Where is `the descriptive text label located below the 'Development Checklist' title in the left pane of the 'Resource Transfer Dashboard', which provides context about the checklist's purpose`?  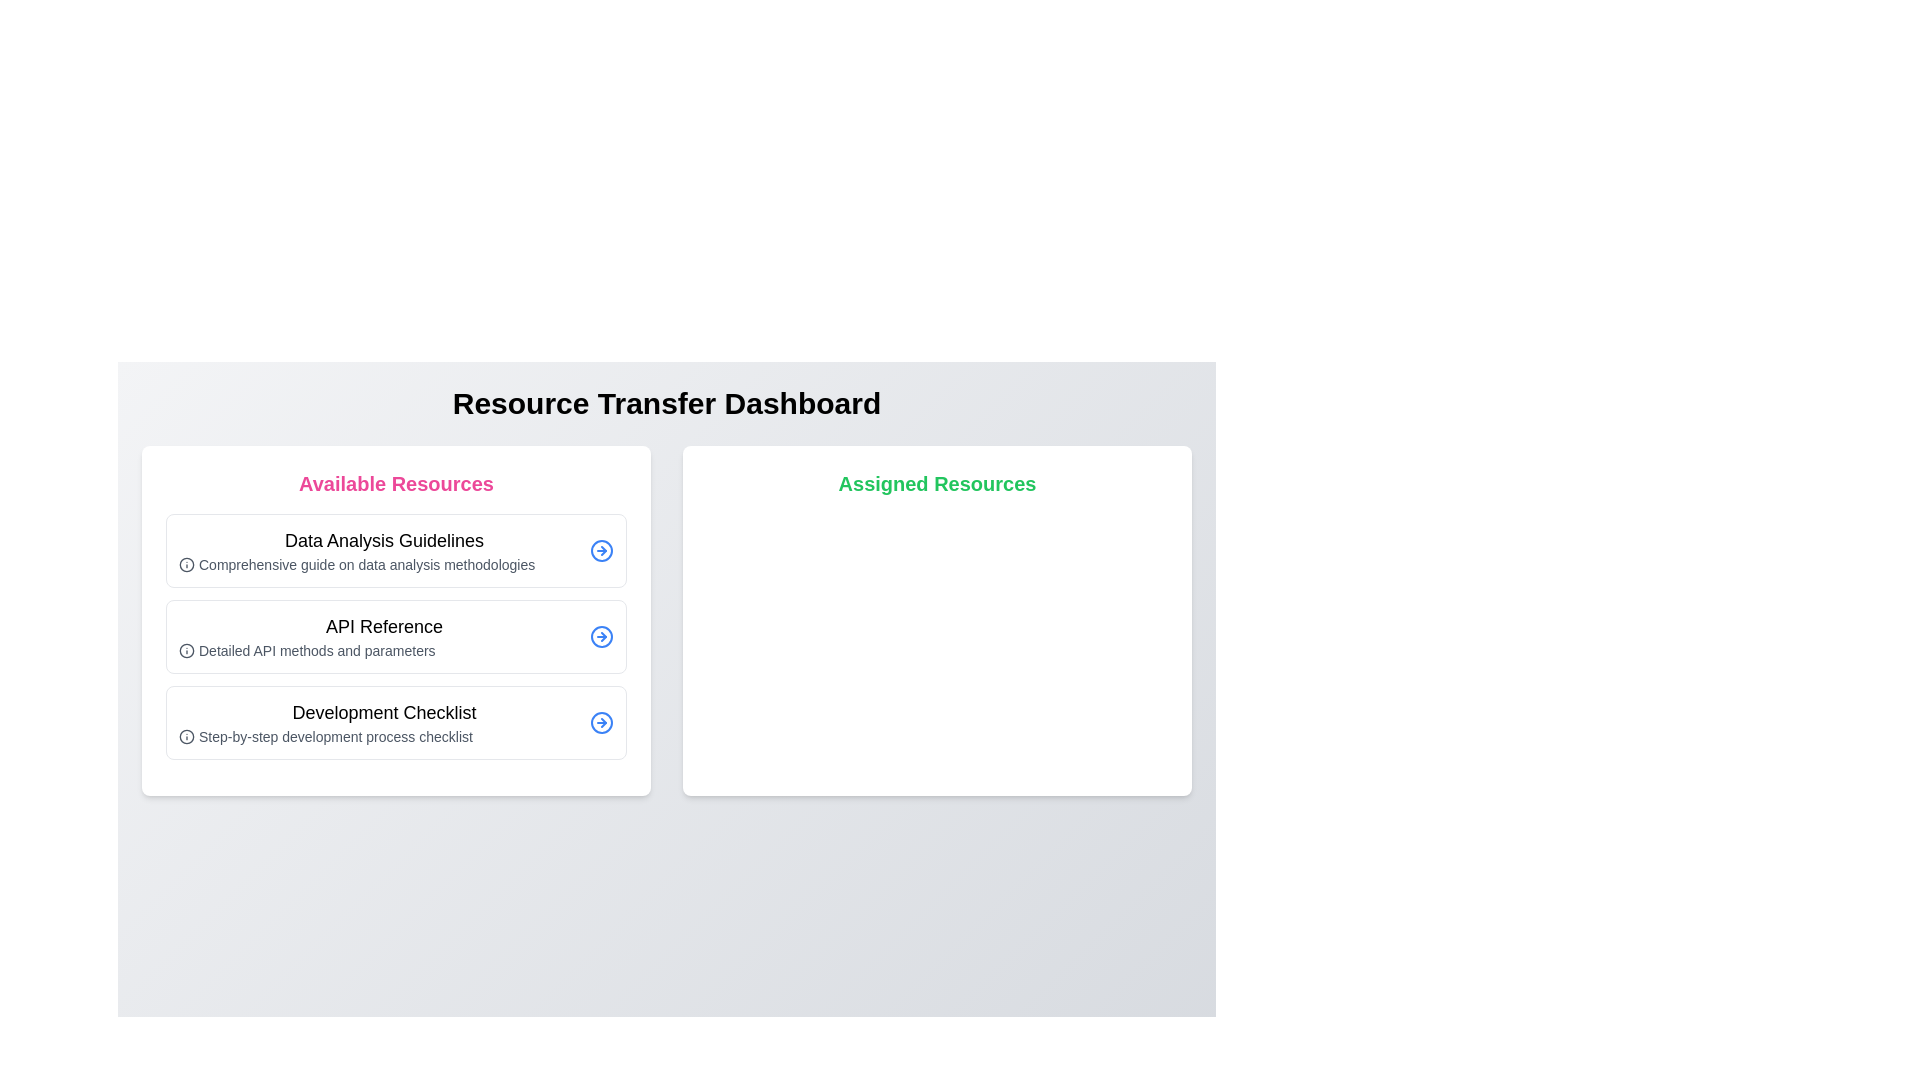
the descriptive text label located below the 'Development Checklist' title in the left pane of the 'Resource Transfer Dashboard', which provides context about the checklist's purpose is located at coordinates (384, 736).